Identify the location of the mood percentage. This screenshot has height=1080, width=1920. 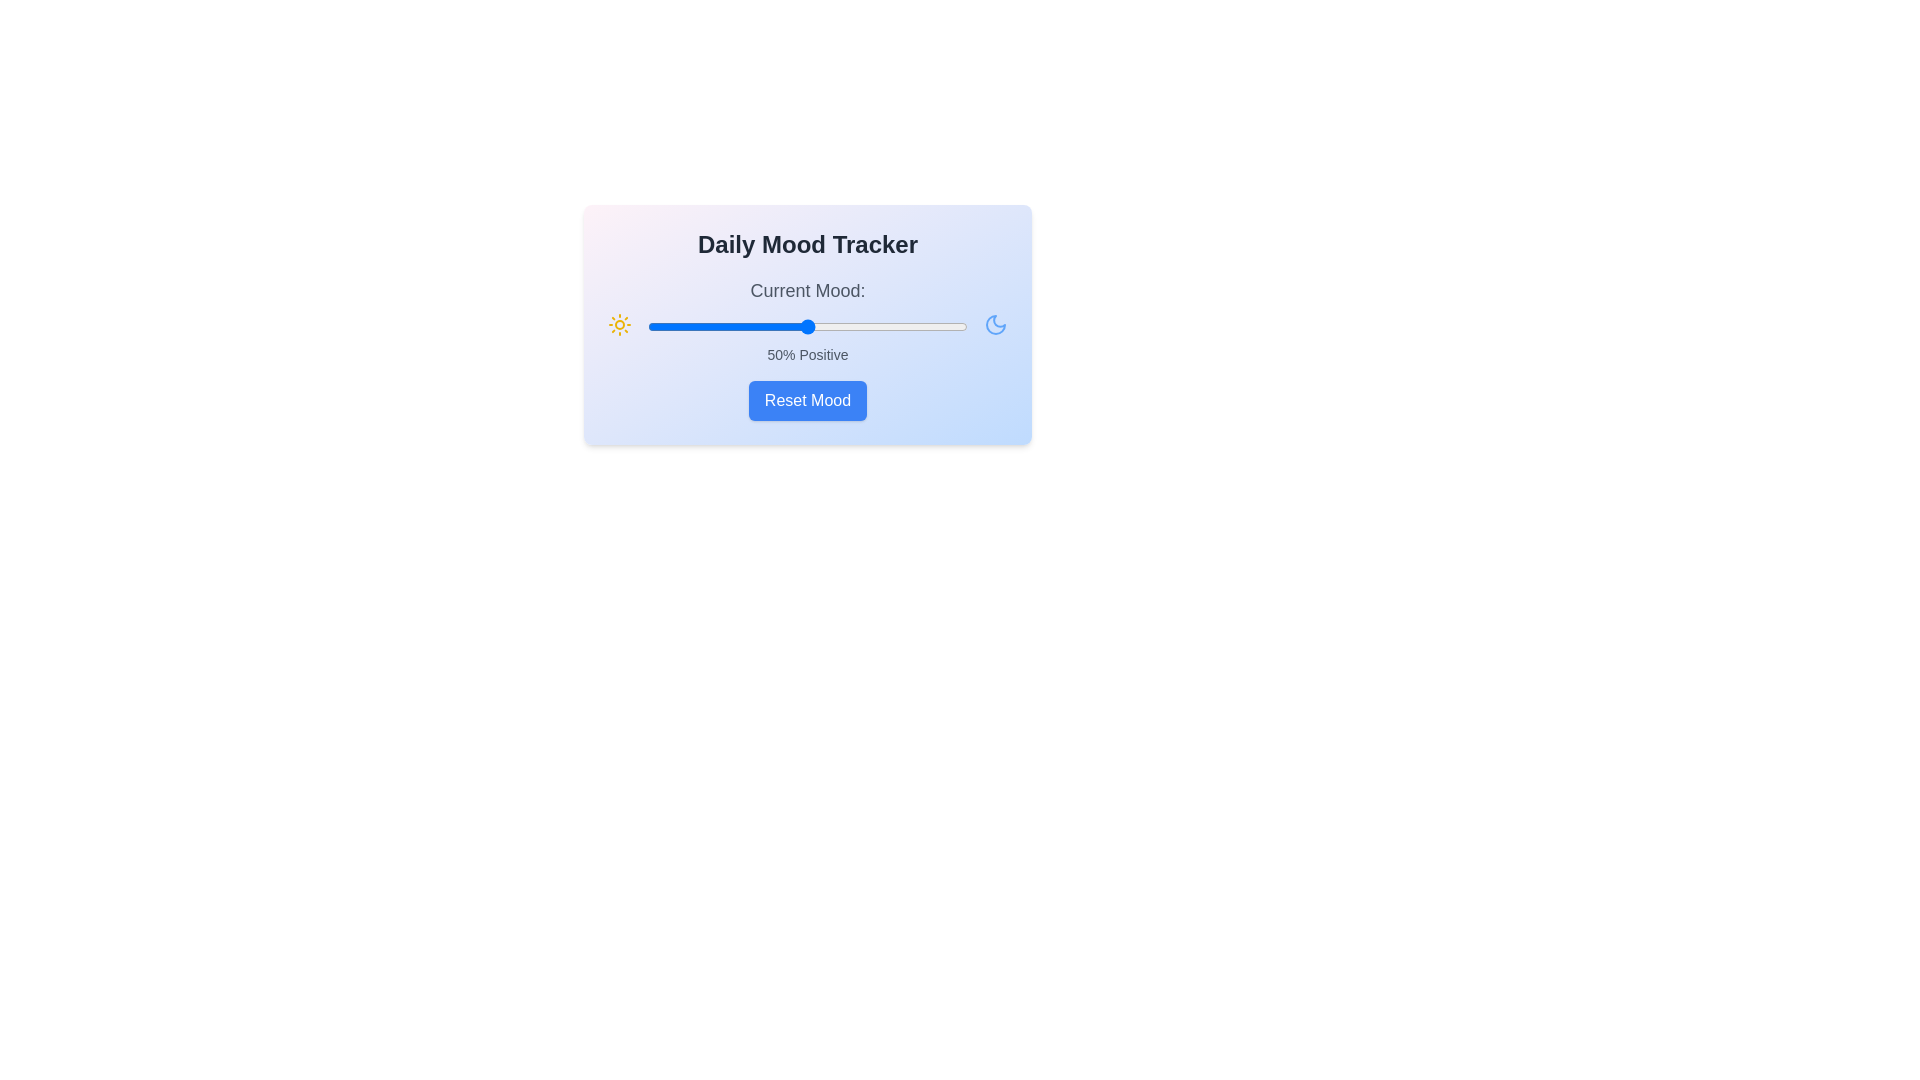
(944, 326).